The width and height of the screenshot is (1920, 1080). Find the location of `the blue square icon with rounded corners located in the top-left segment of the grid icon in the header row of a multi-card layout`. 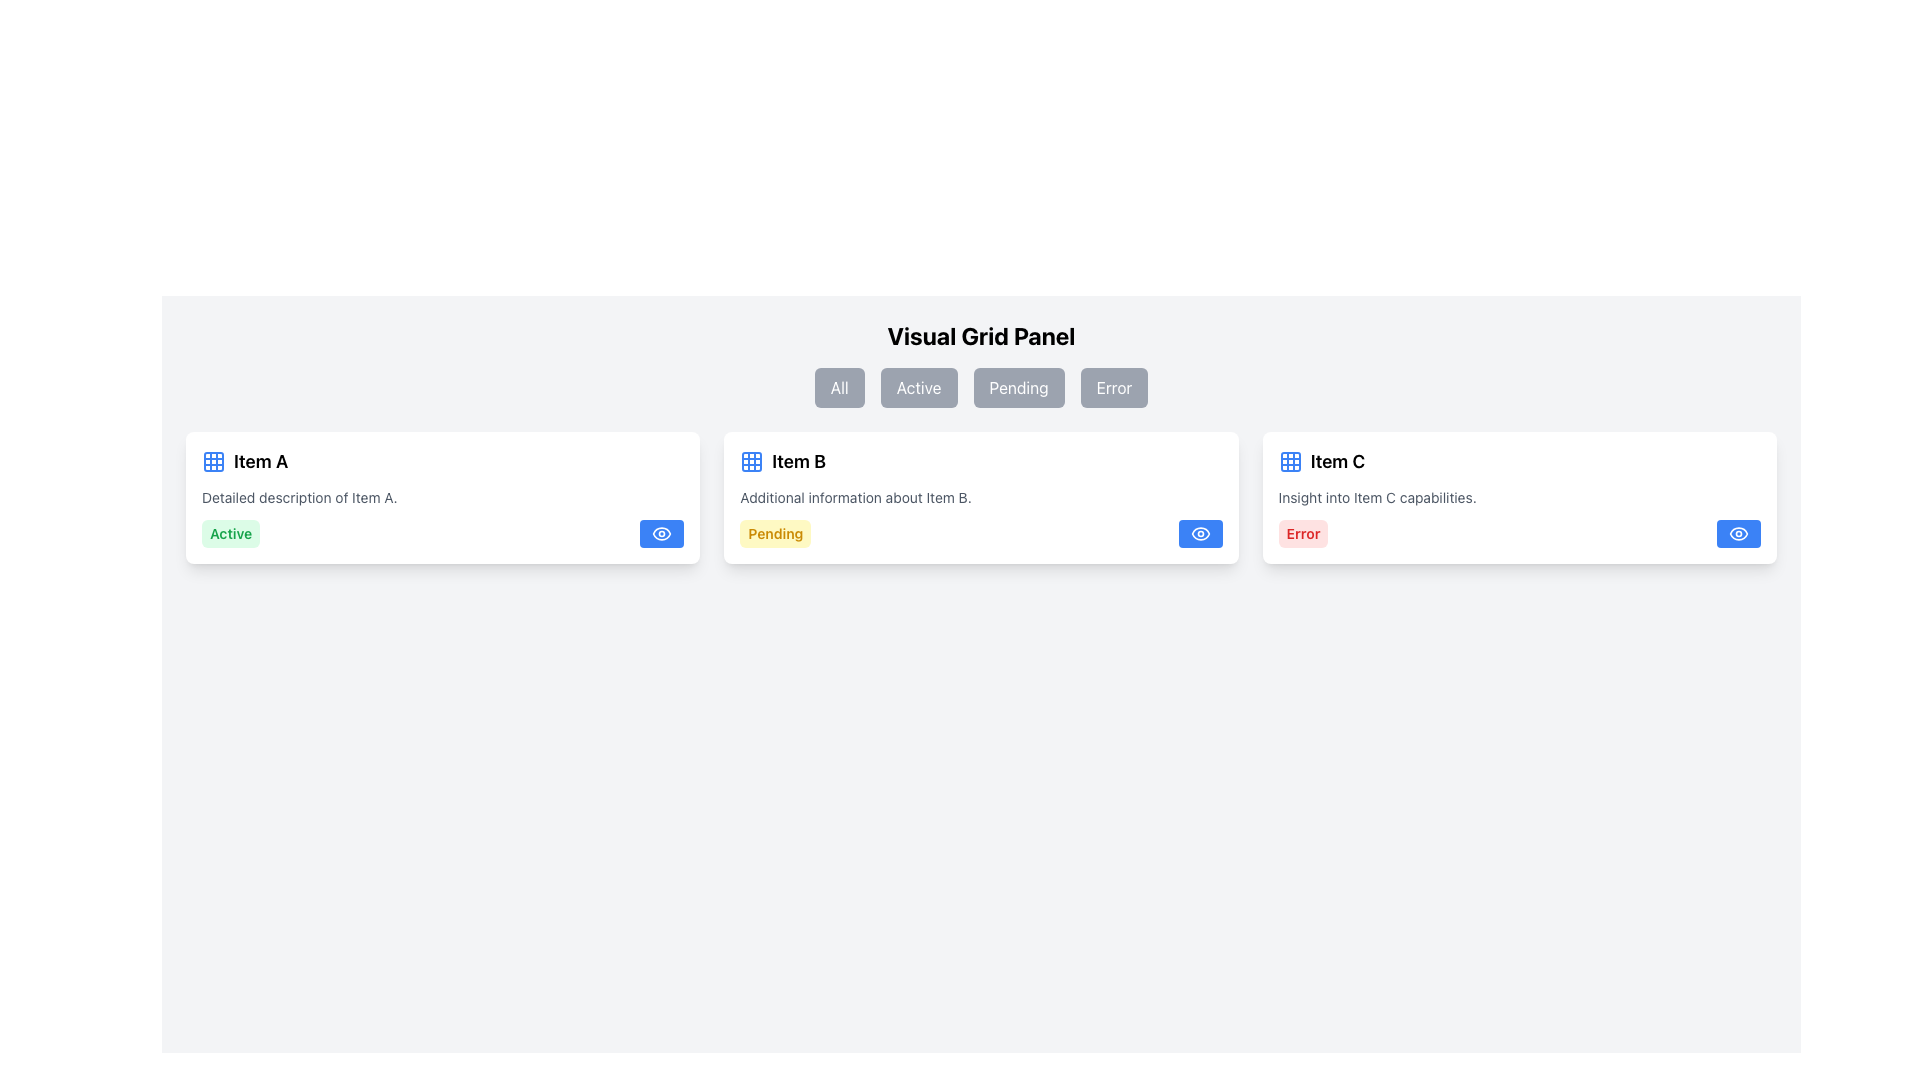

the blue square icon with rounded corners located in the top-left segment of the grid icon in the header row of a multi-card layout is located at coordinates (751, 462).